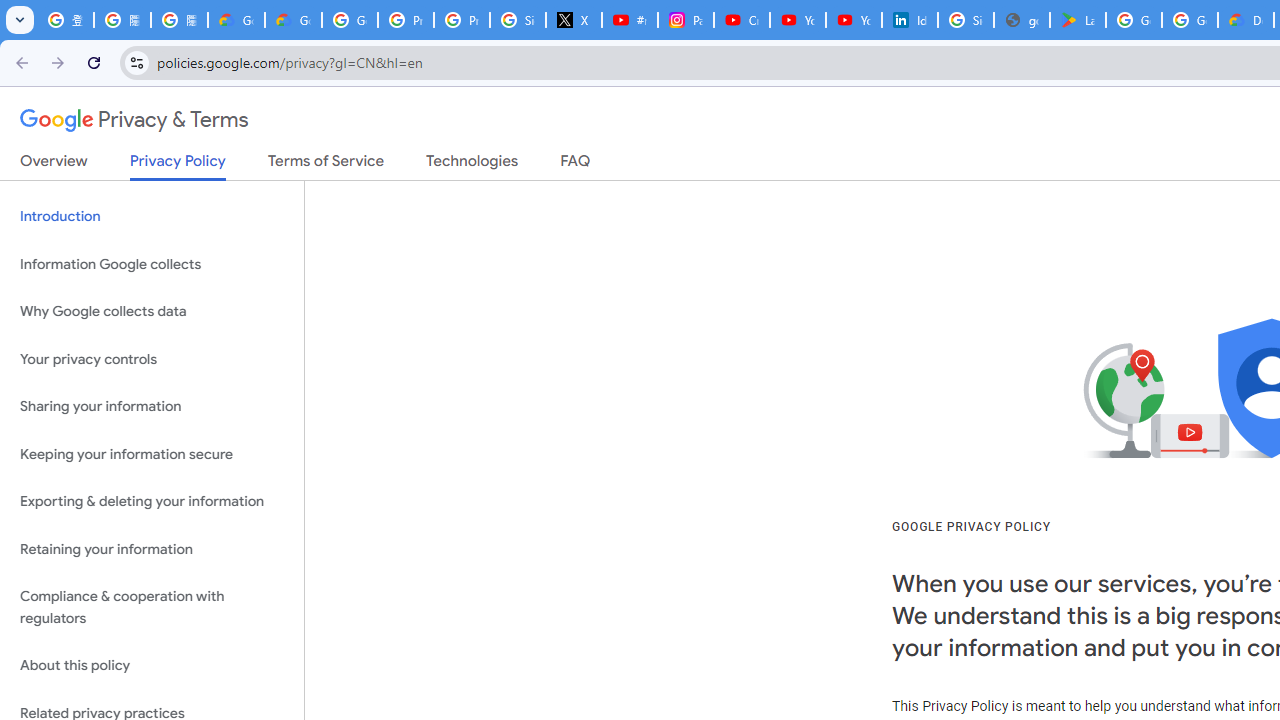  Describe the element at coordinates (151, 312) in the screenshot. I see `'Why Google collects data'` at that location.